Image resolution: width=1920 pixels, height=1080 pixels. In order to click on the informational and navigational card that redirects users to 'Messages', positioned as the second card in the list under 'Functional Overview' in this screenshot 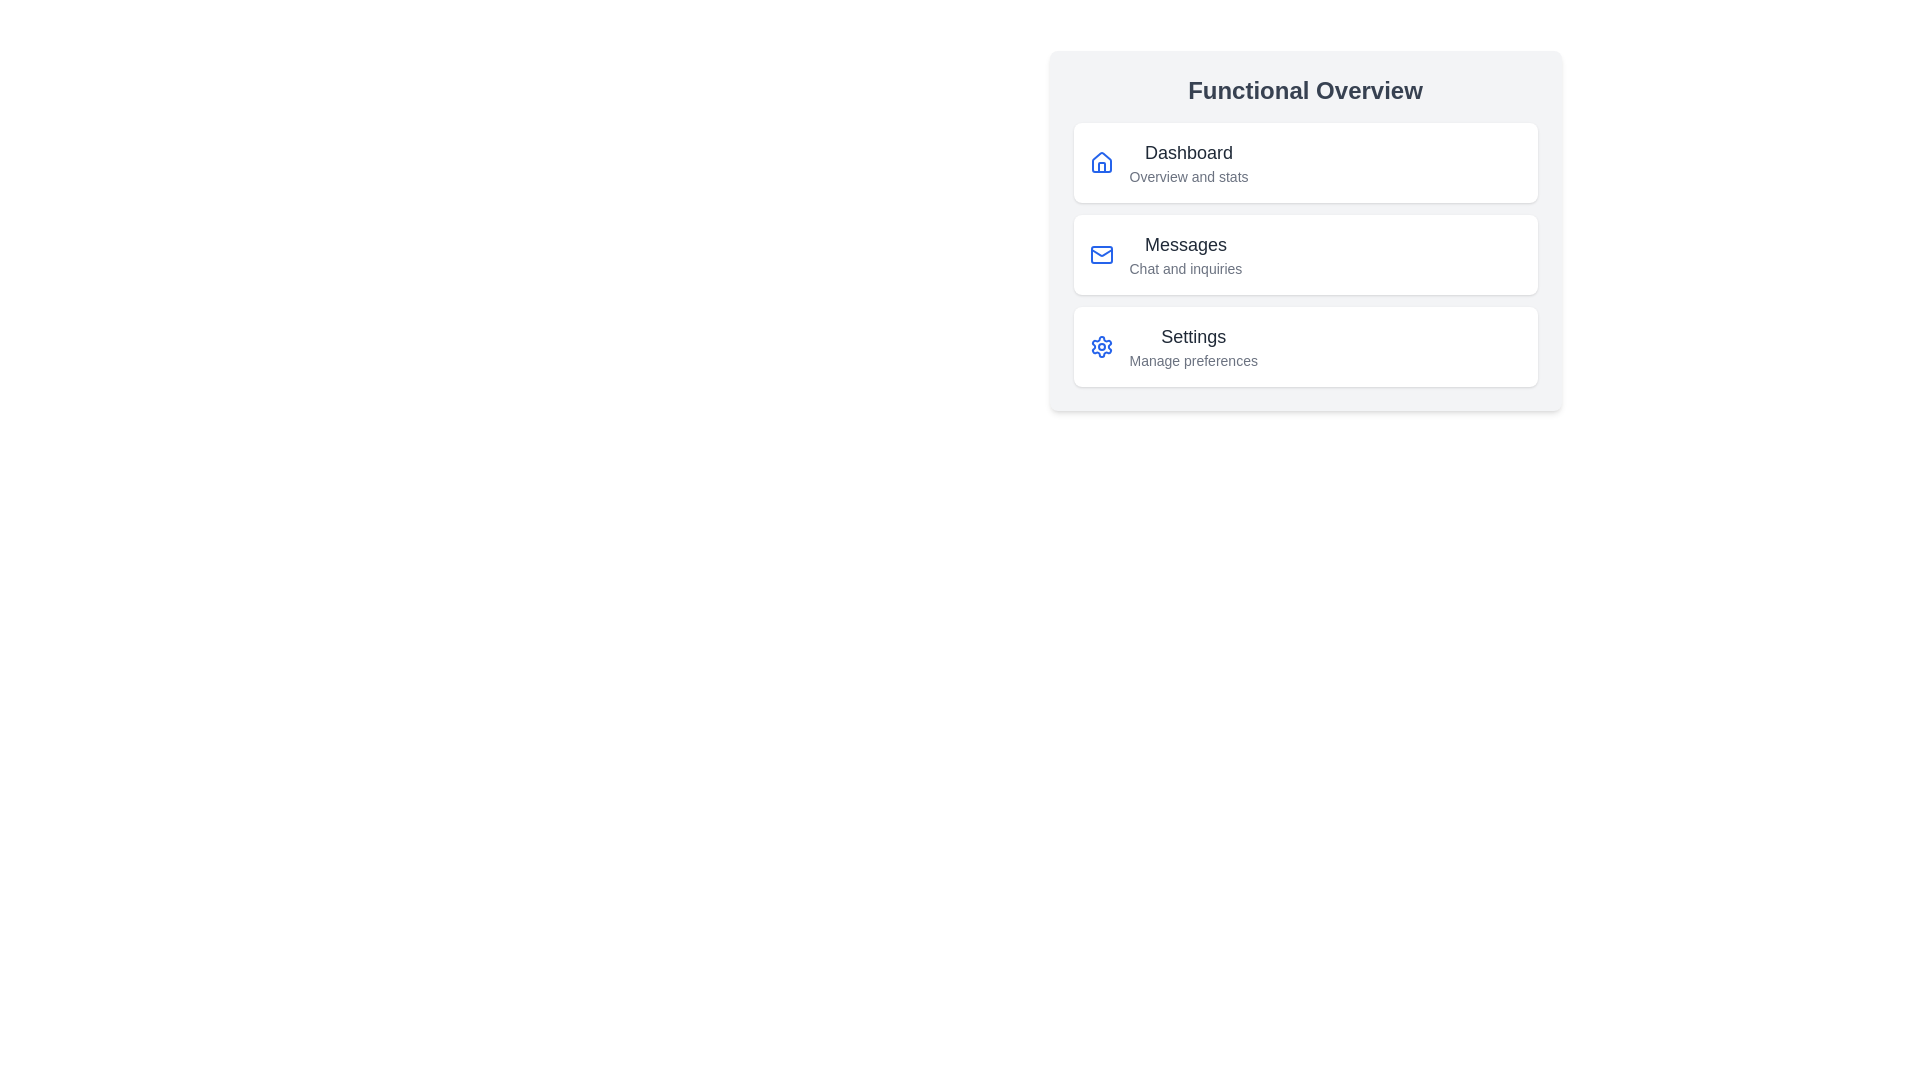, I will do `click(1305, 230)`.